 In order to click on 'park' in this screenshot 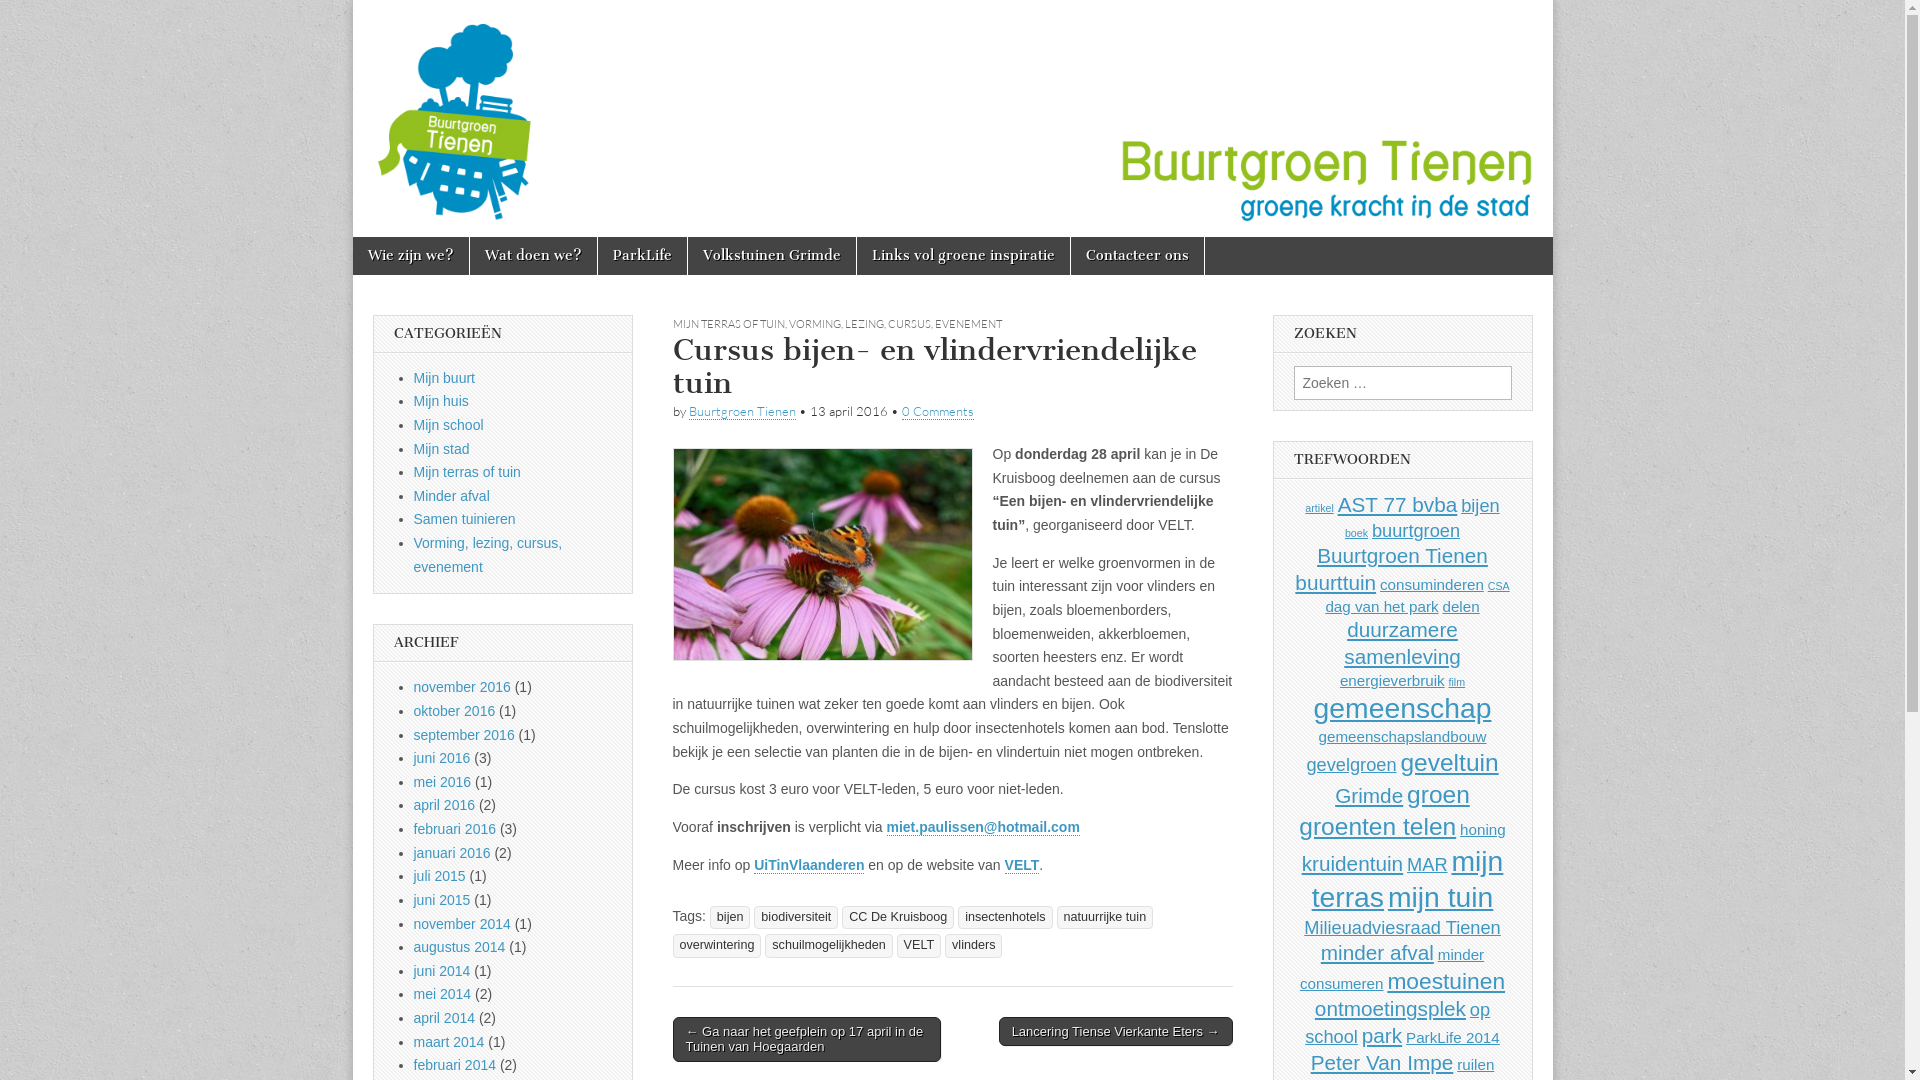, I will do `click(1381, 1035)`.